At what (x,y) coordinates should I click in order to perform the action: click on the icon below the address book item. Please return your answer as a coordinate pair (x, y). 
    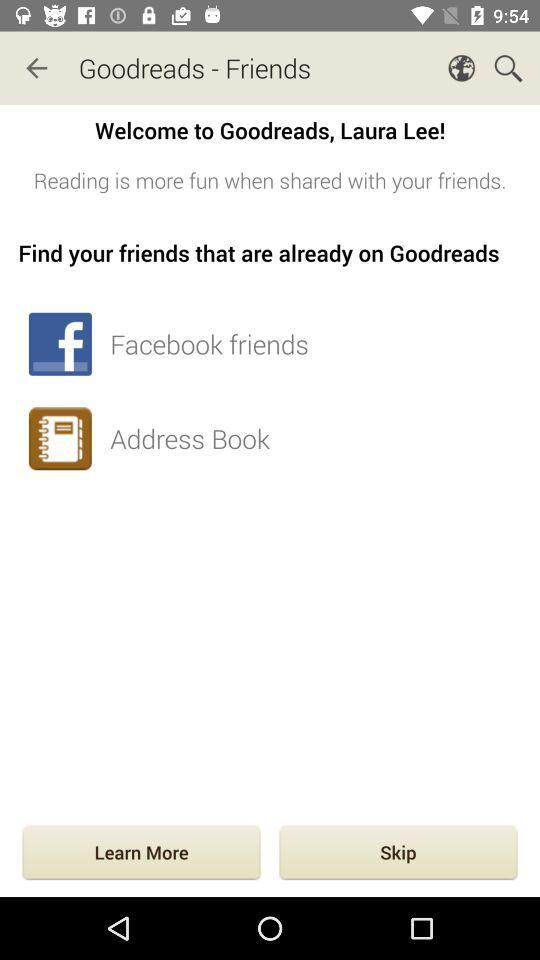
    Looking at the image, I should click on (398, 853).